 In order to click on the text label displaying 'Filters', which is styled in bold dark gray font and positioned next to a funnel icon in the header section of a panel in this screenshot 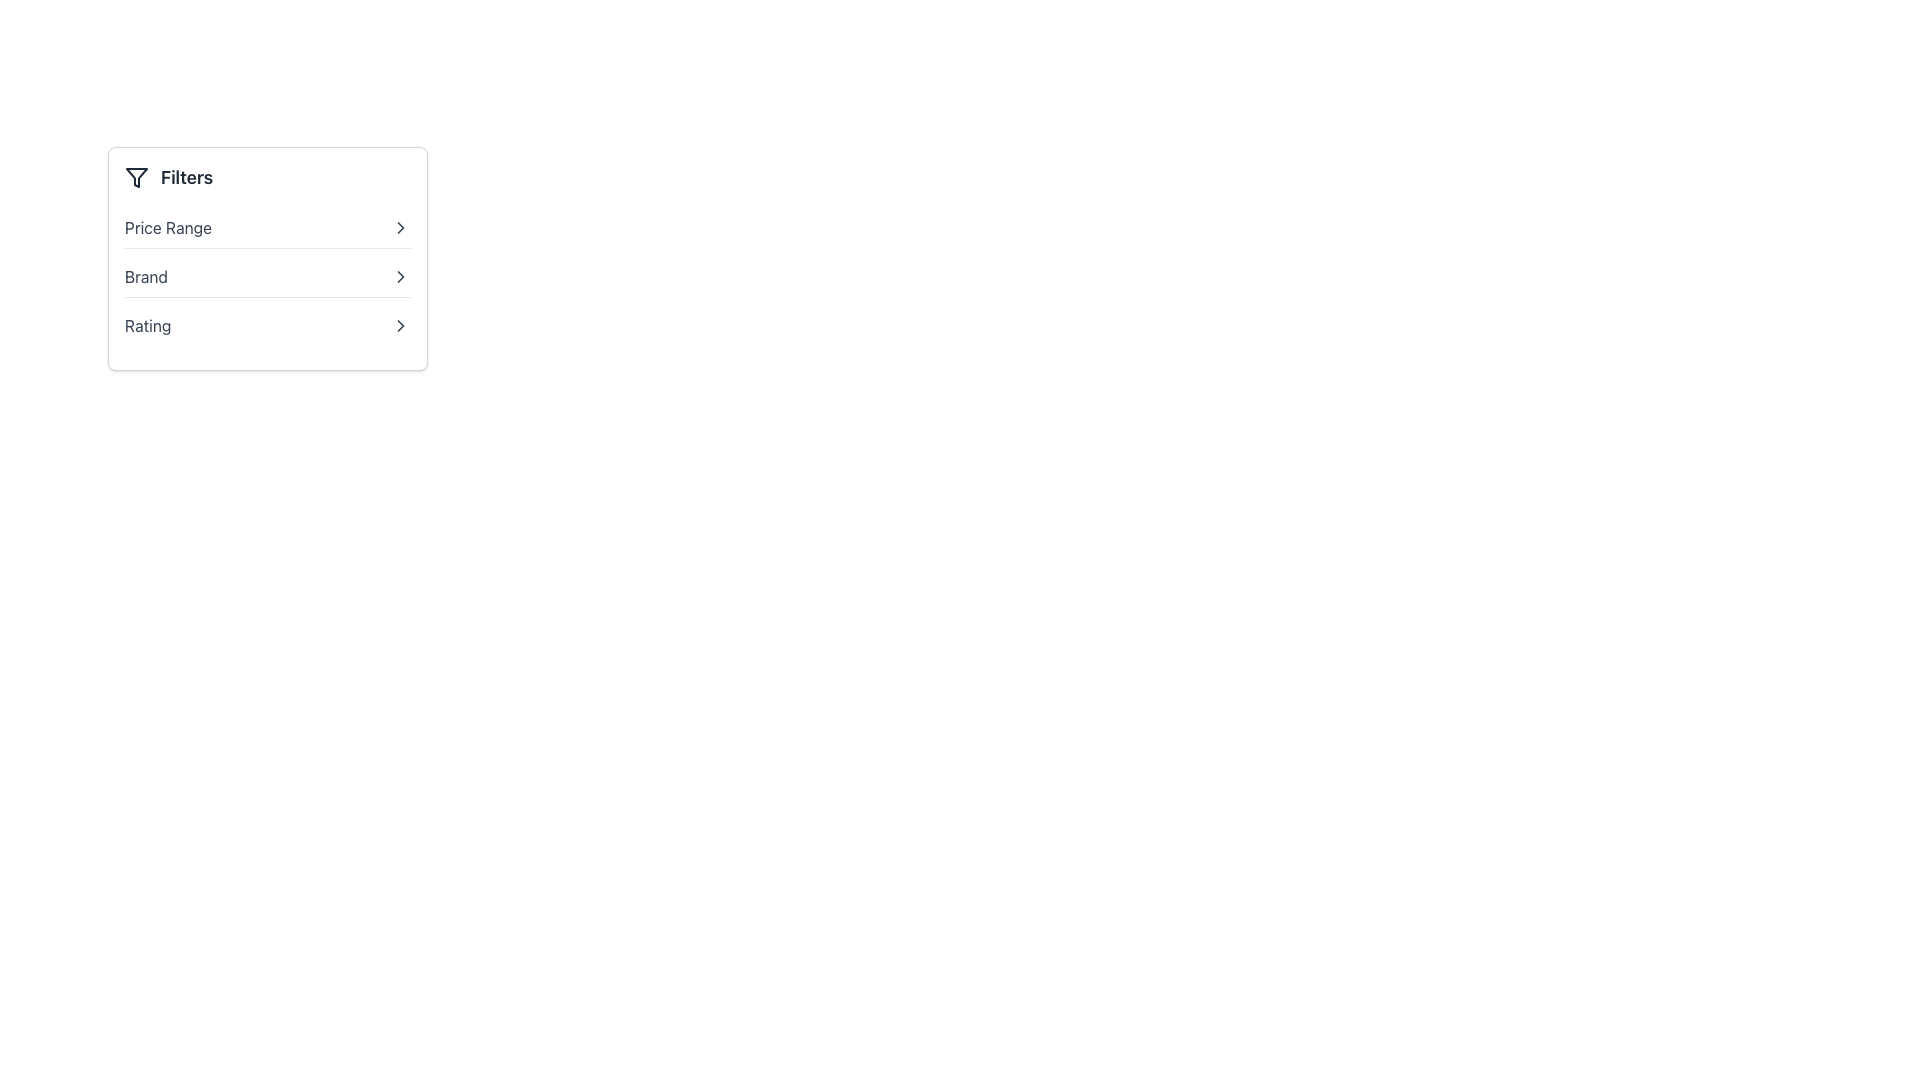, I will do `click(187, 176)`.